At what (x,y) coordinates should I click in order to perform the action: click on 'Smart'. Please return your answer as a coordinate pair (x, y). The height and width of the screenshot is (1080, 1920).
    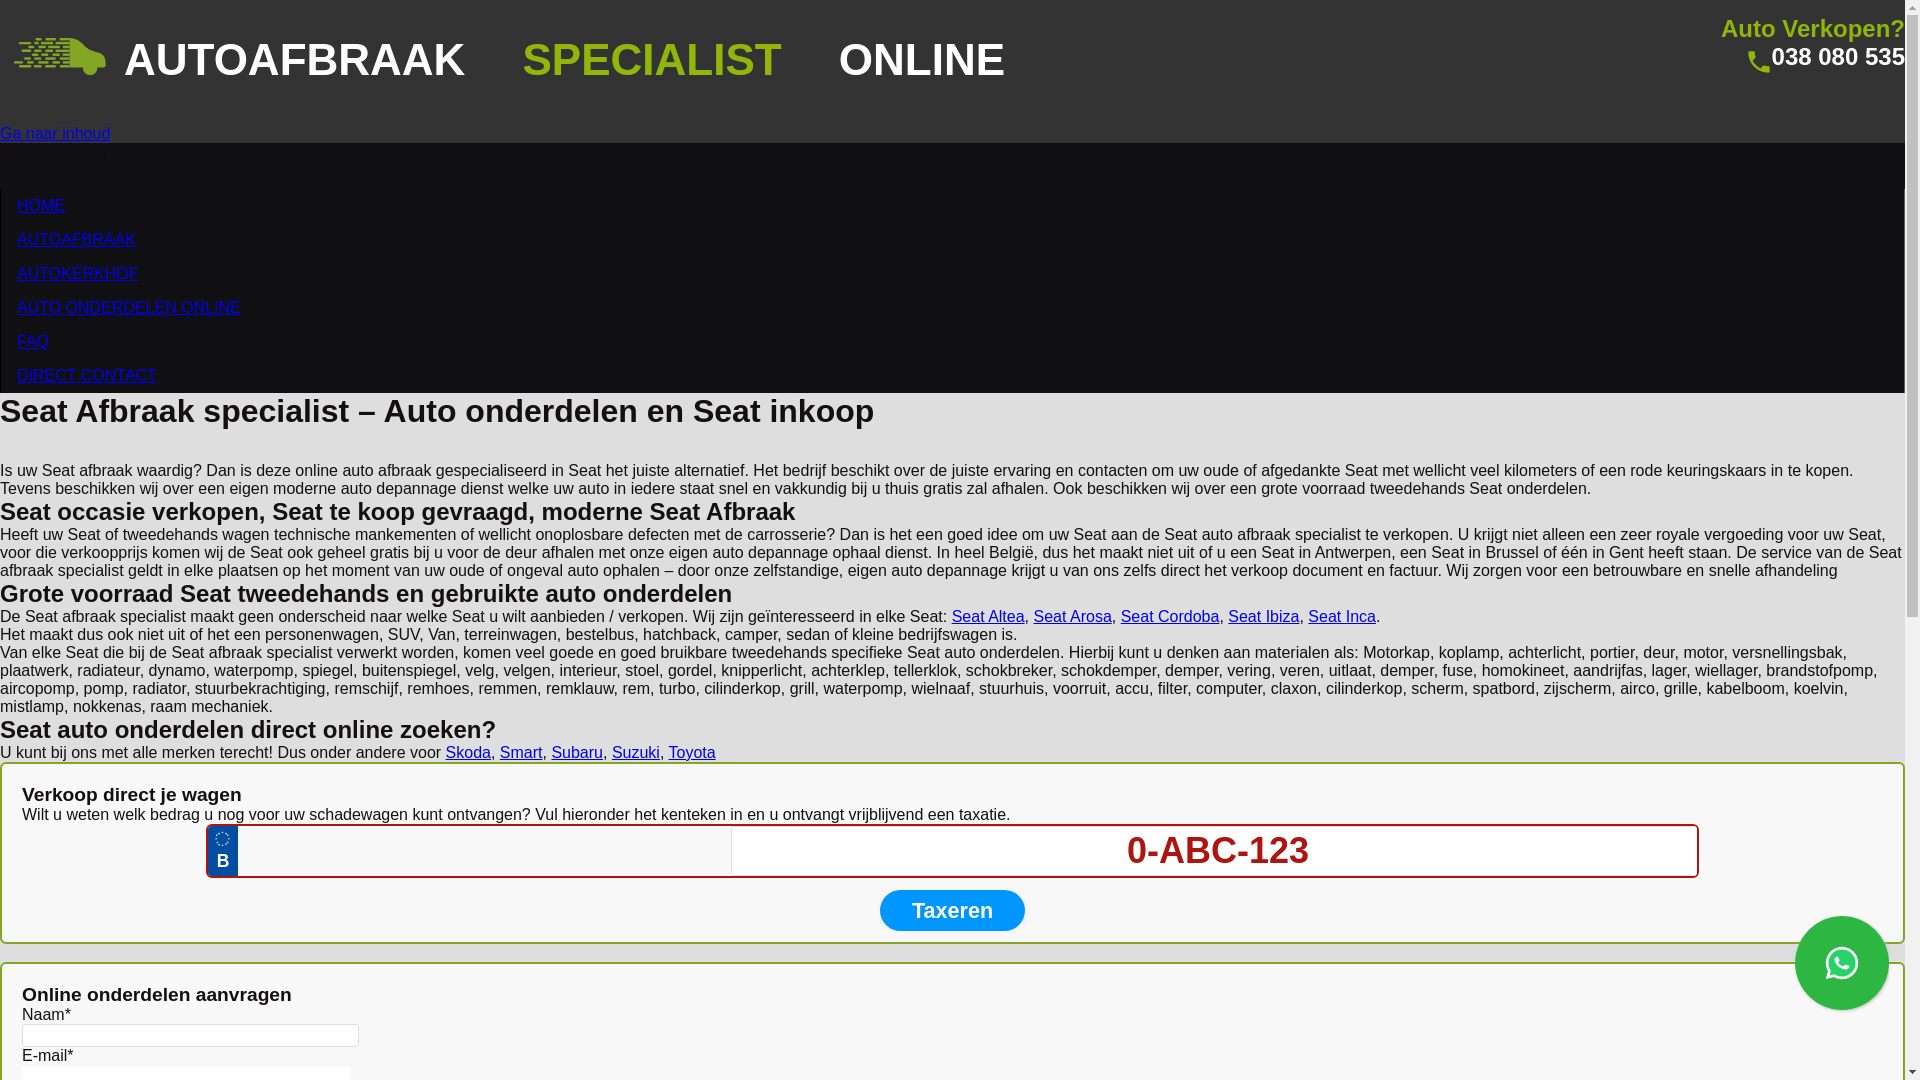
    Looking at the image, I should click on (521, 752).